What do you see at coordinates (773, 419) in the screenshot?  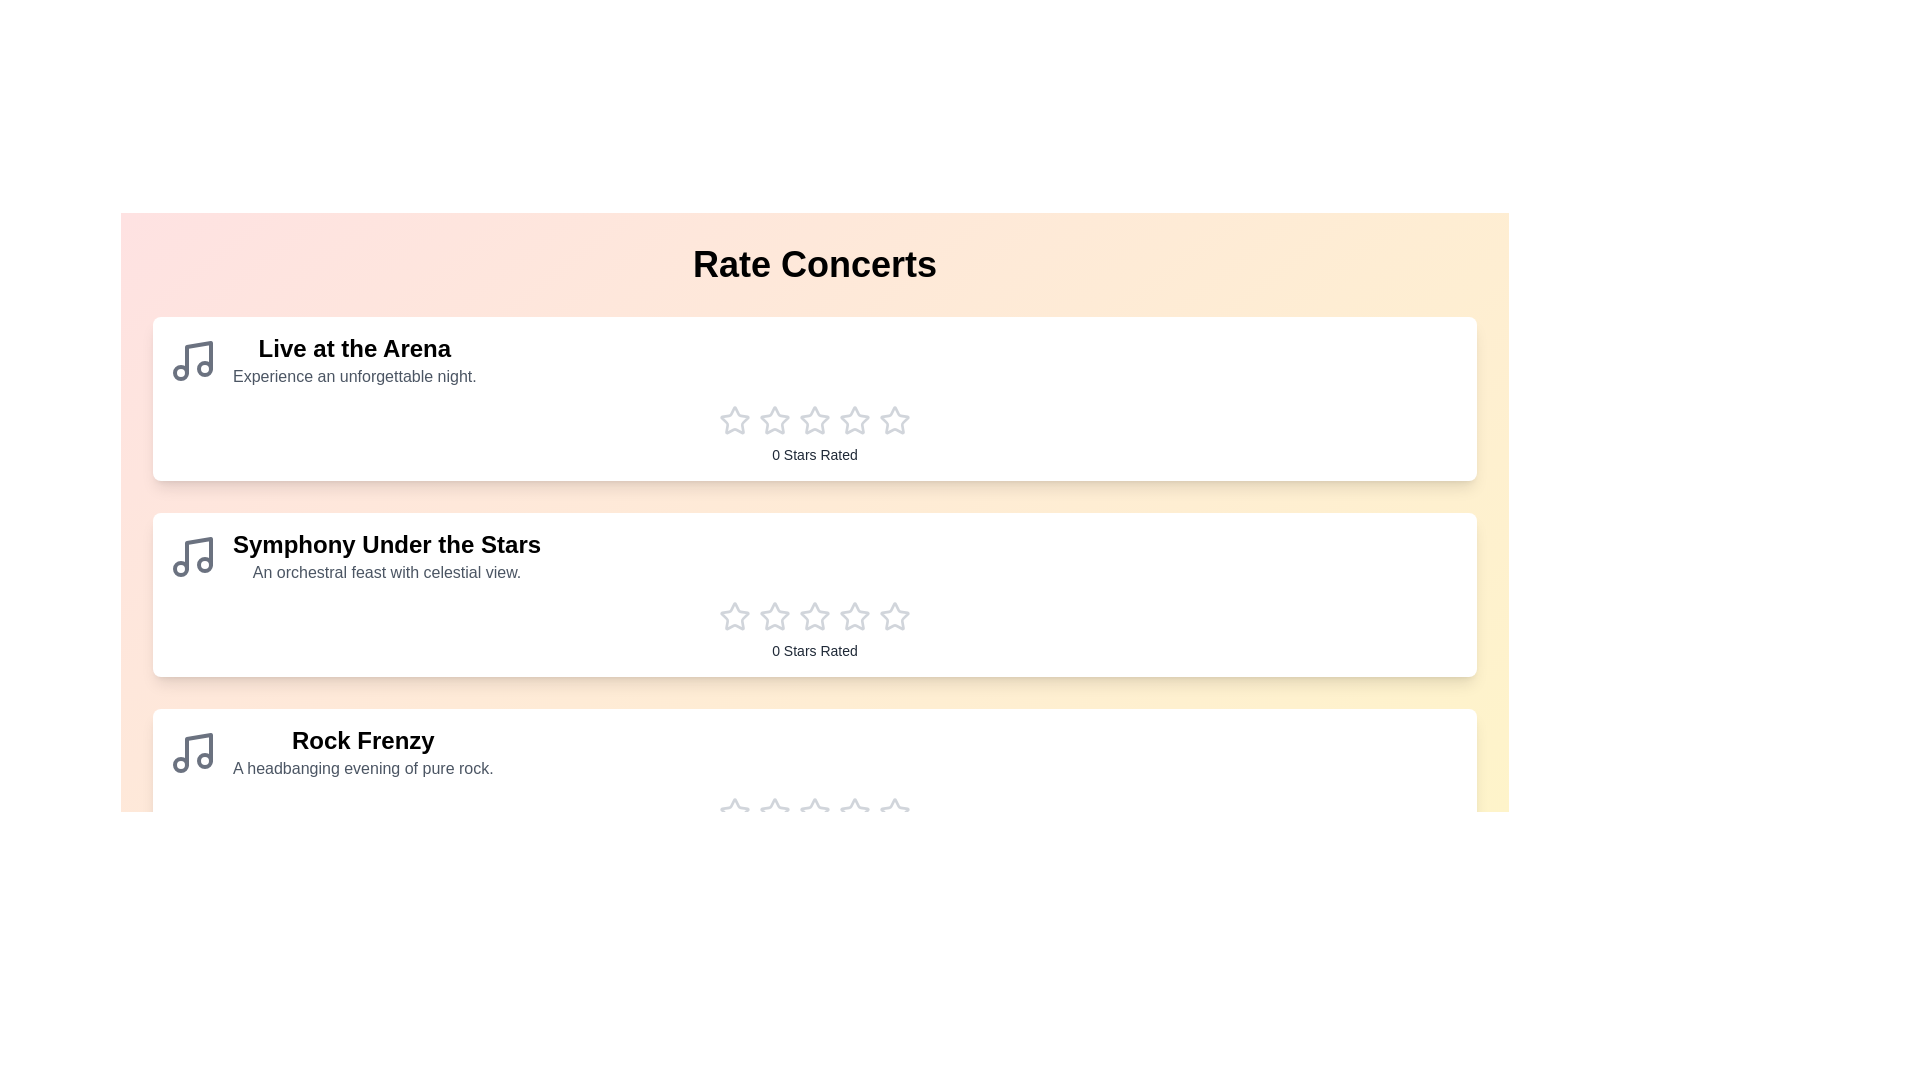 I see `the star corresponding to the rating 2 for the concert Live at the Arena` at bounding box center [773, 419].